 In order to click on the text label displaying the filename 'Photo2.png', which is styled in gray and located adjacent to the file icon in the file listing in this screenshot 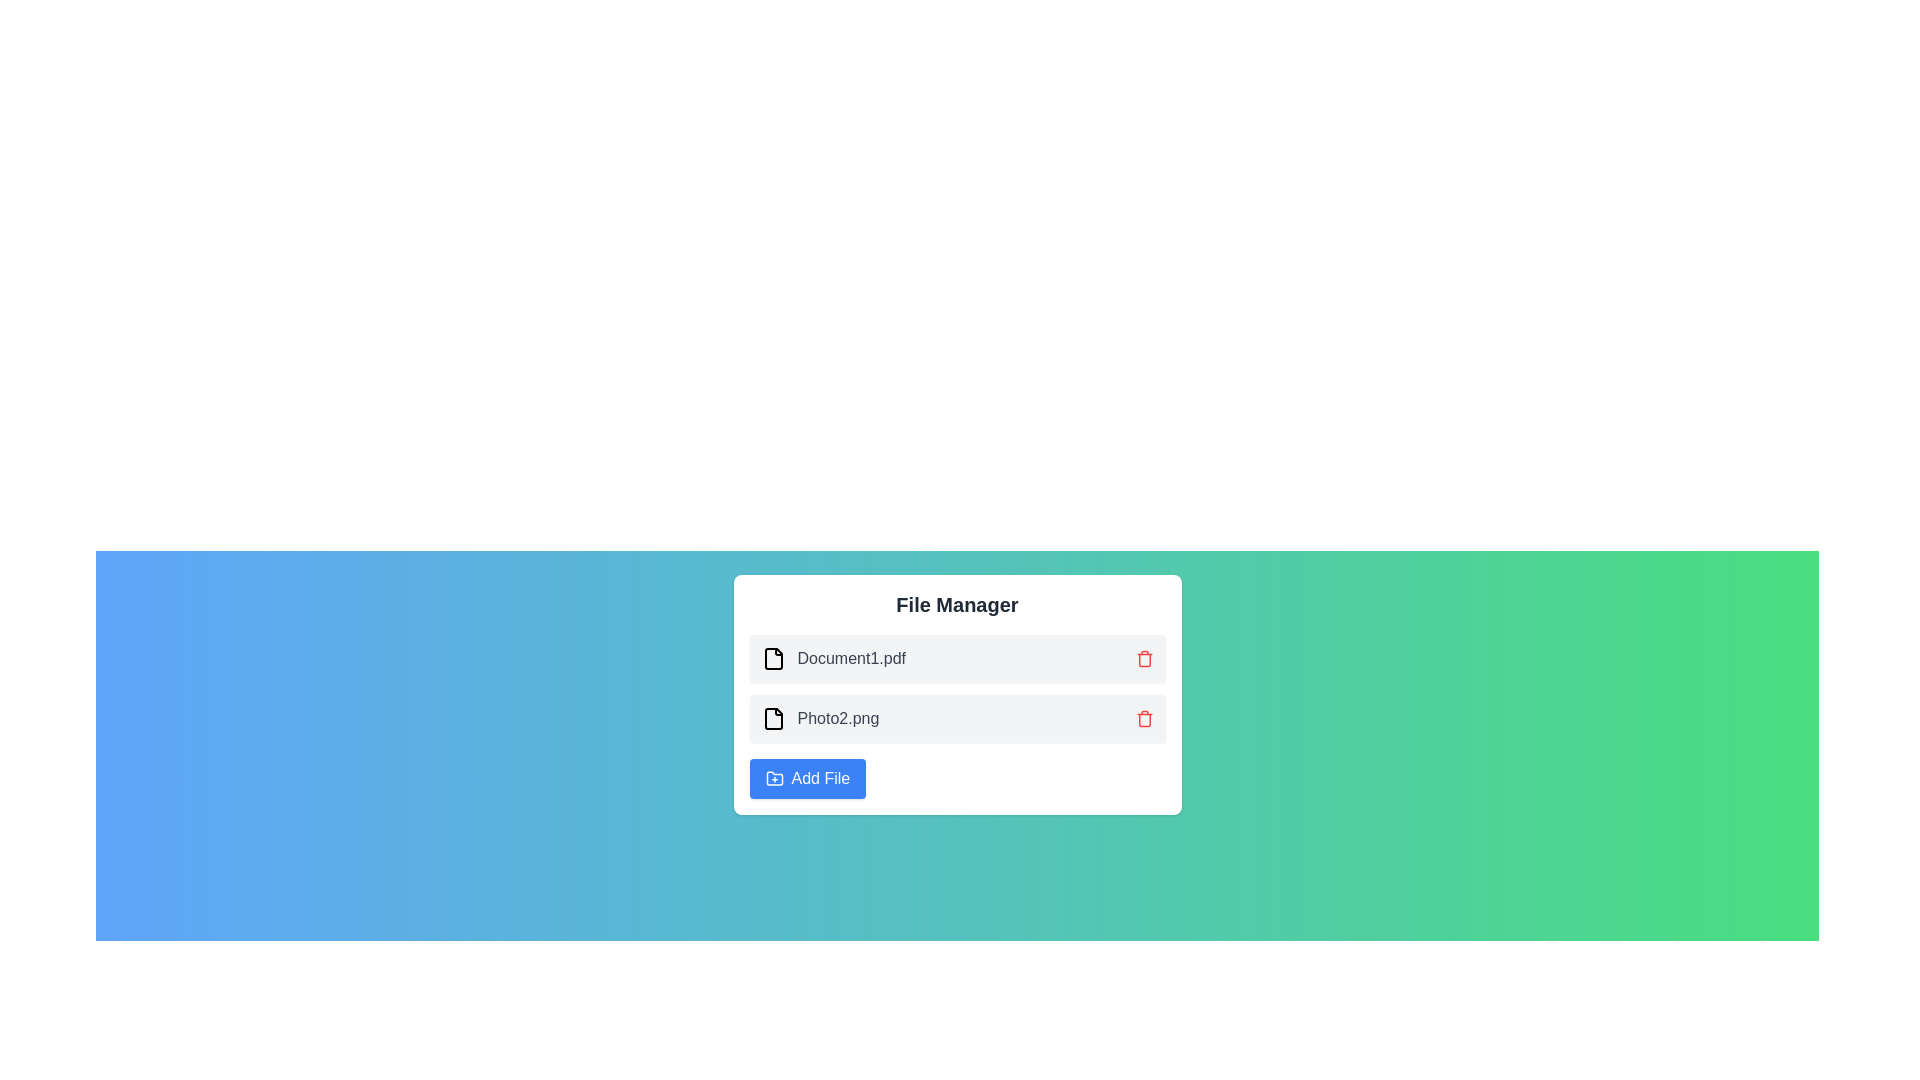, I will do `click(838, 717)`.